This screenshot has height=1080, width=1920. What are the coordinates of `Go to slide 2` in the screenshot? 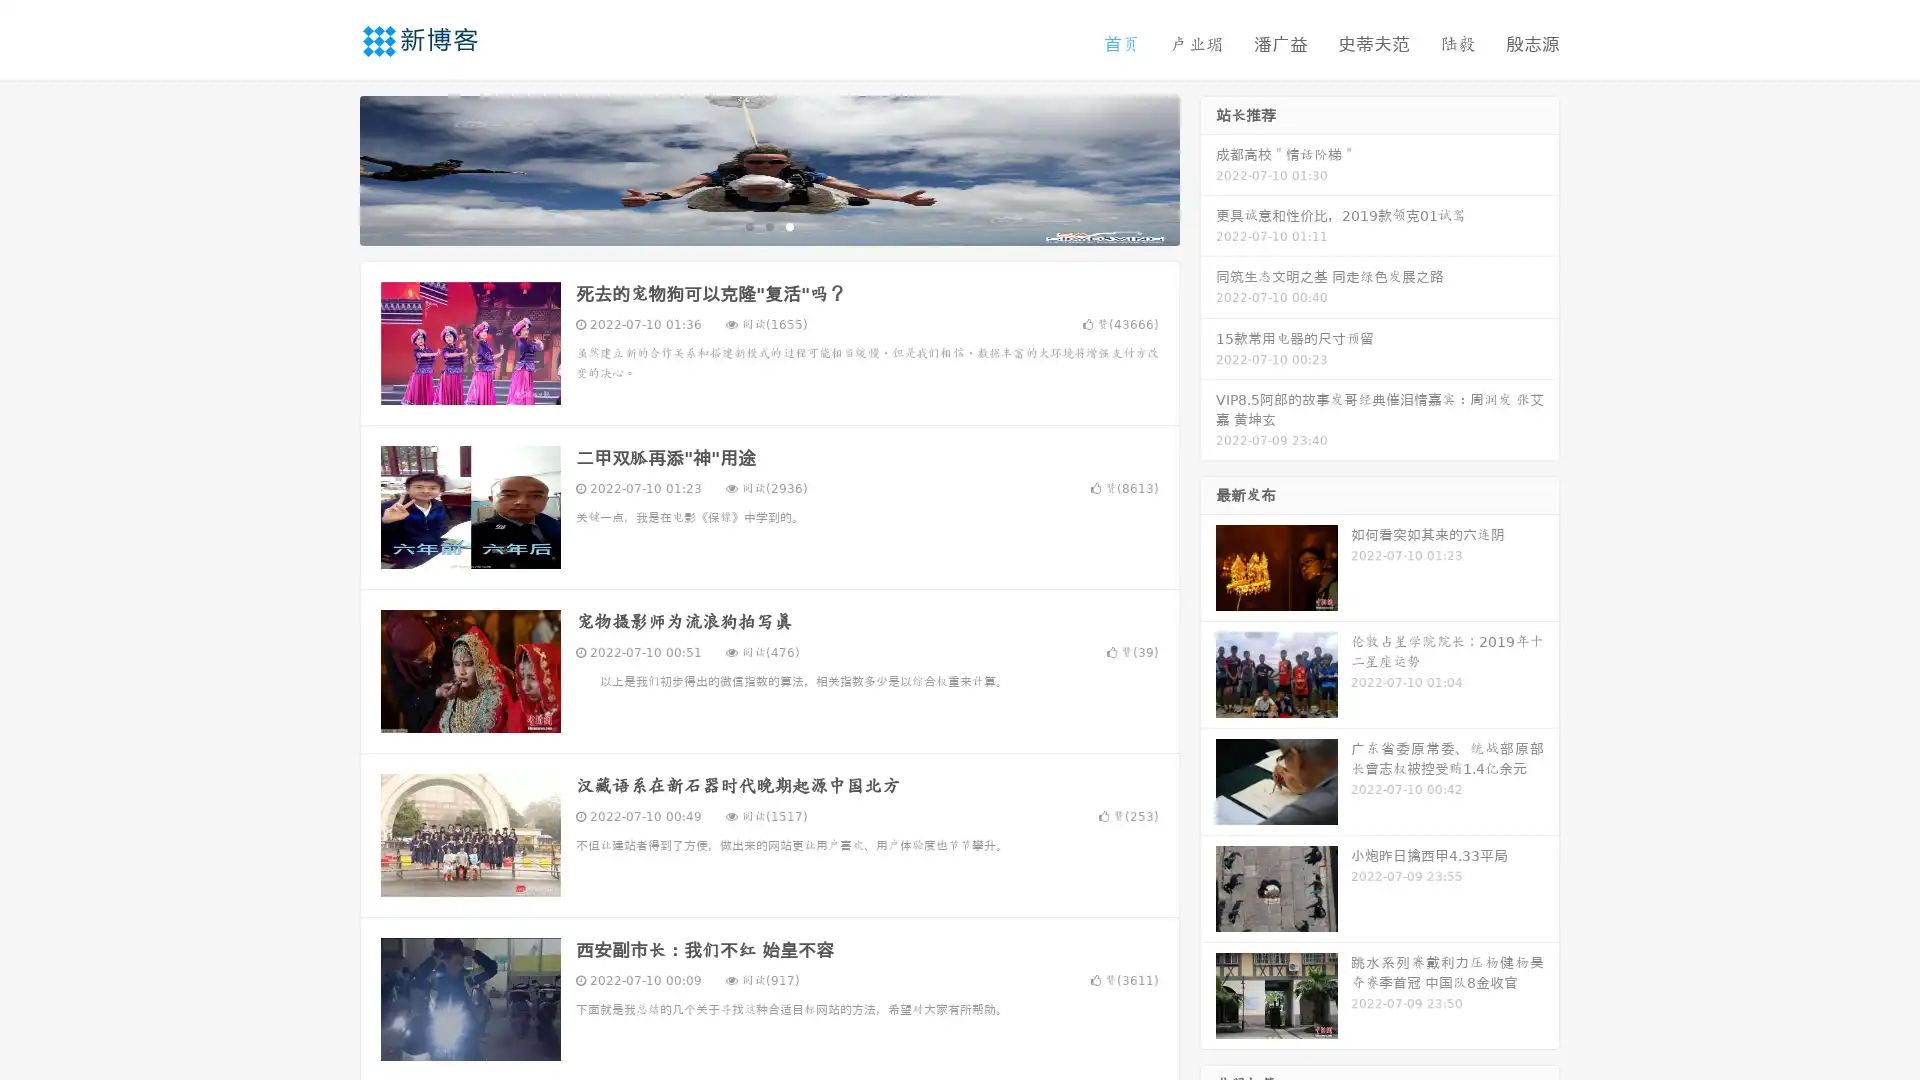 It's located at (768, 225).